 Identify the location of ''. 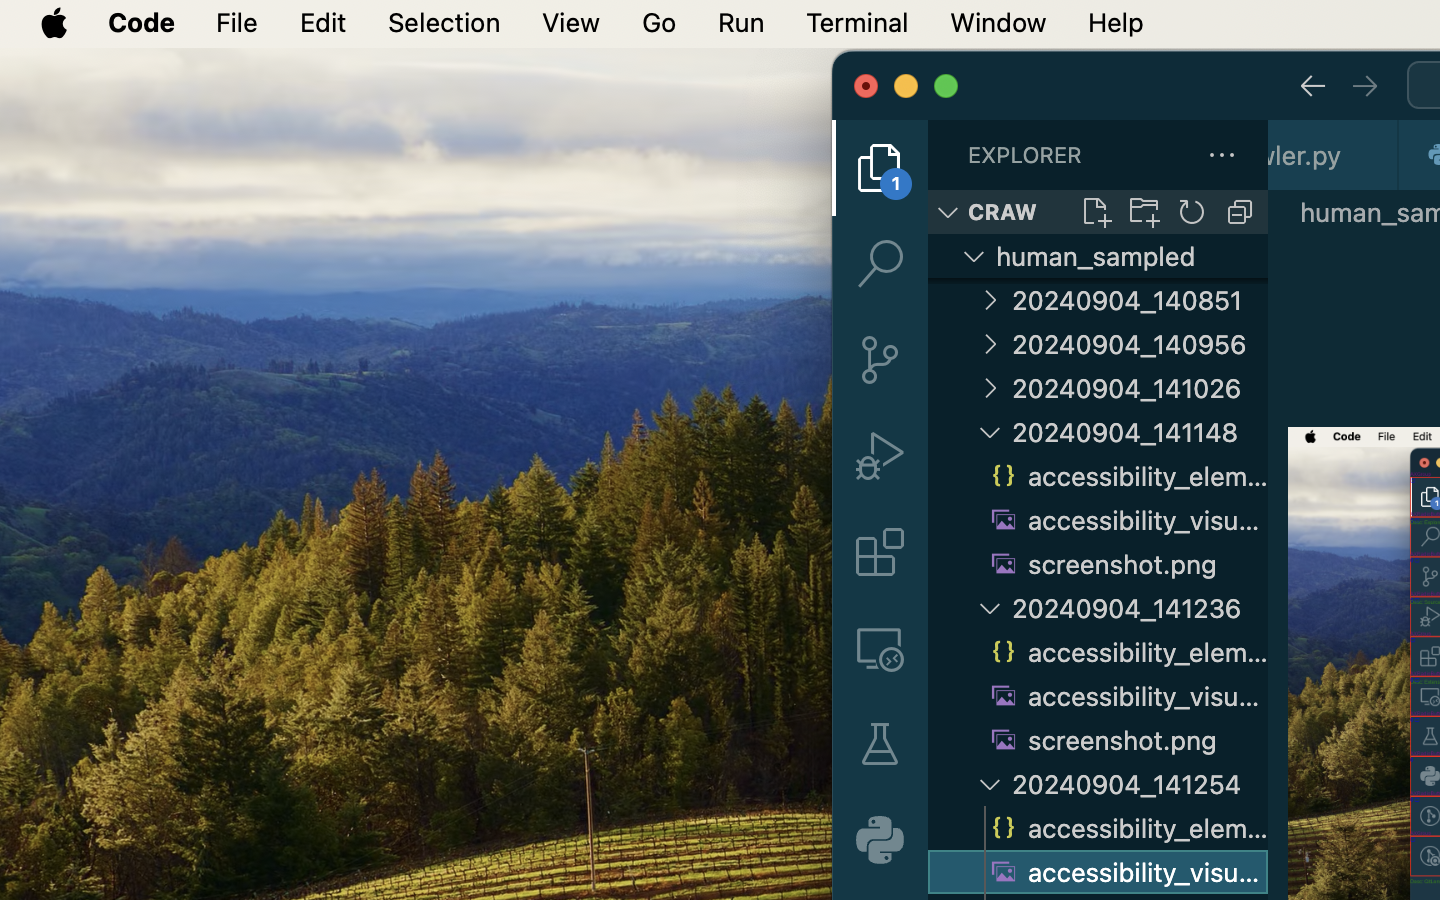
(878, 262).